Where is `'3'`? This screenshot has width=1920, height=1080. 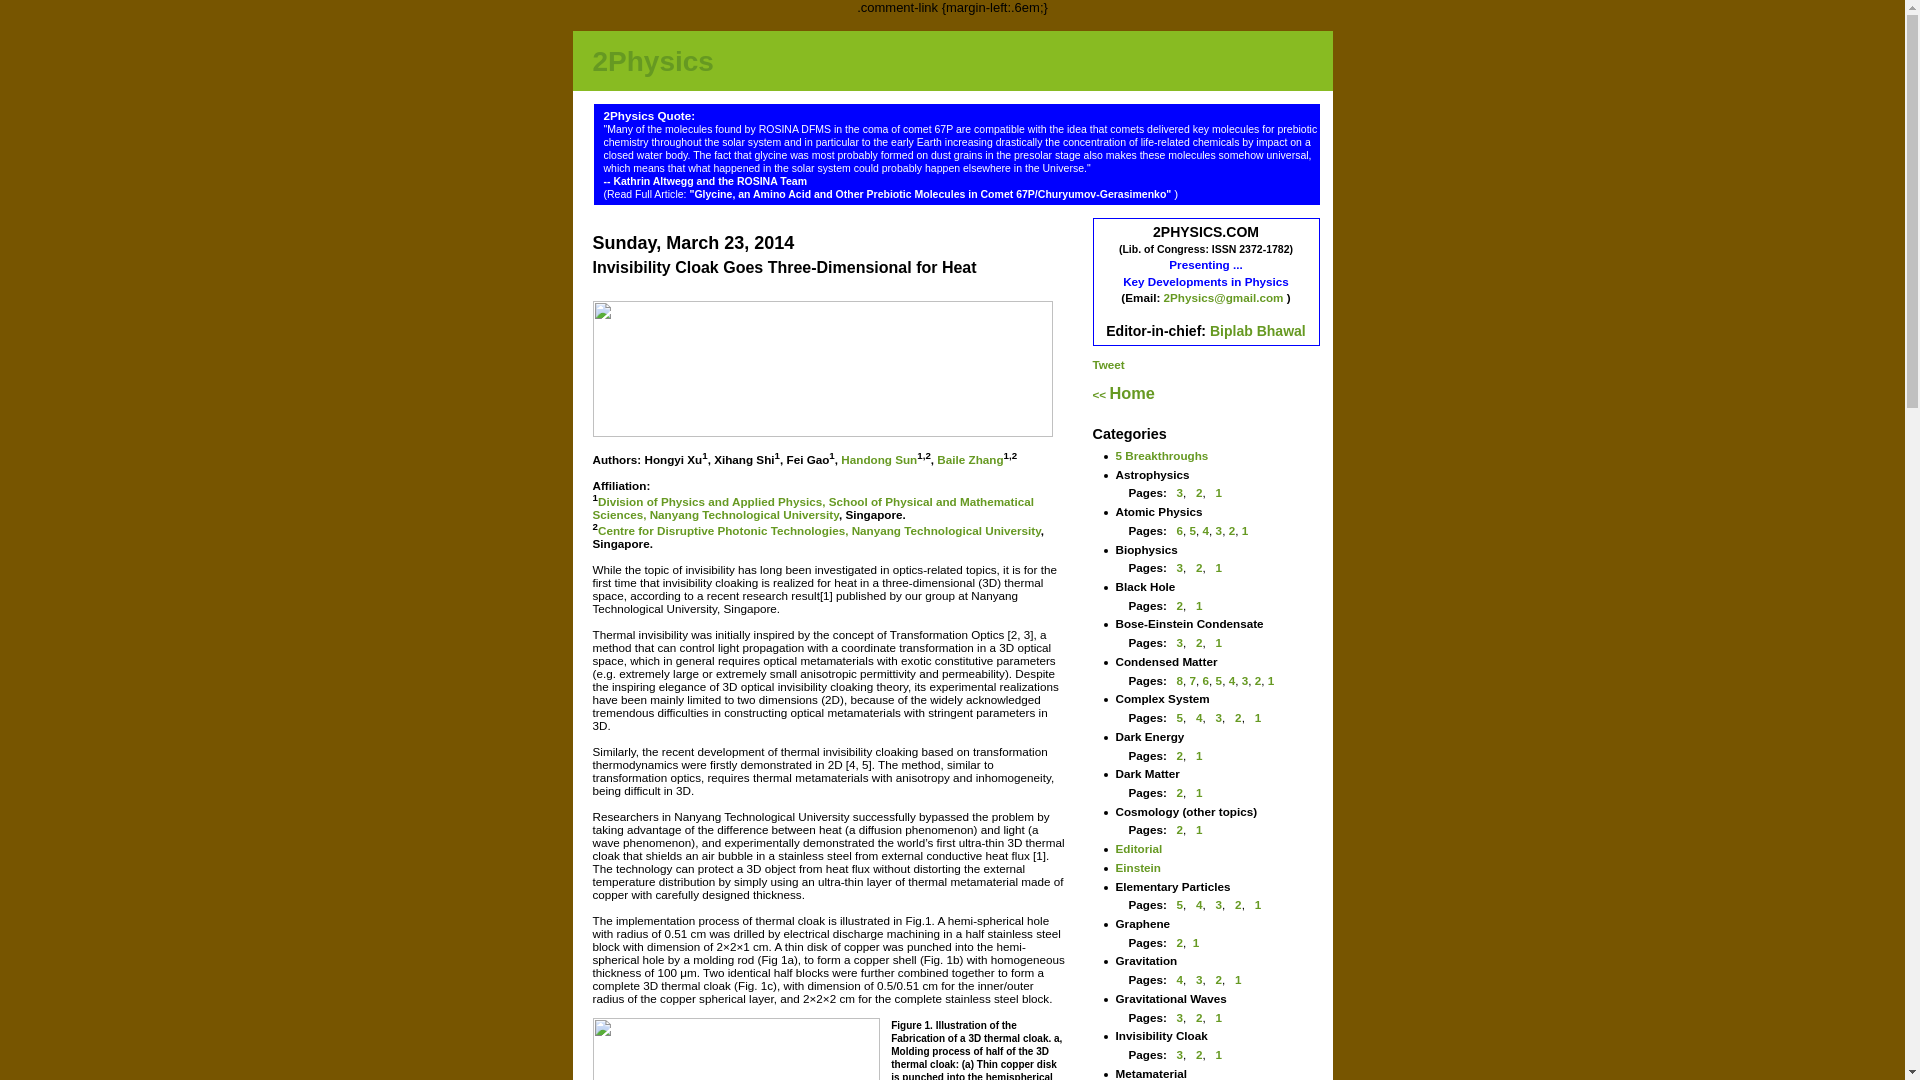 '3' is located at coordinates (1199, 978).